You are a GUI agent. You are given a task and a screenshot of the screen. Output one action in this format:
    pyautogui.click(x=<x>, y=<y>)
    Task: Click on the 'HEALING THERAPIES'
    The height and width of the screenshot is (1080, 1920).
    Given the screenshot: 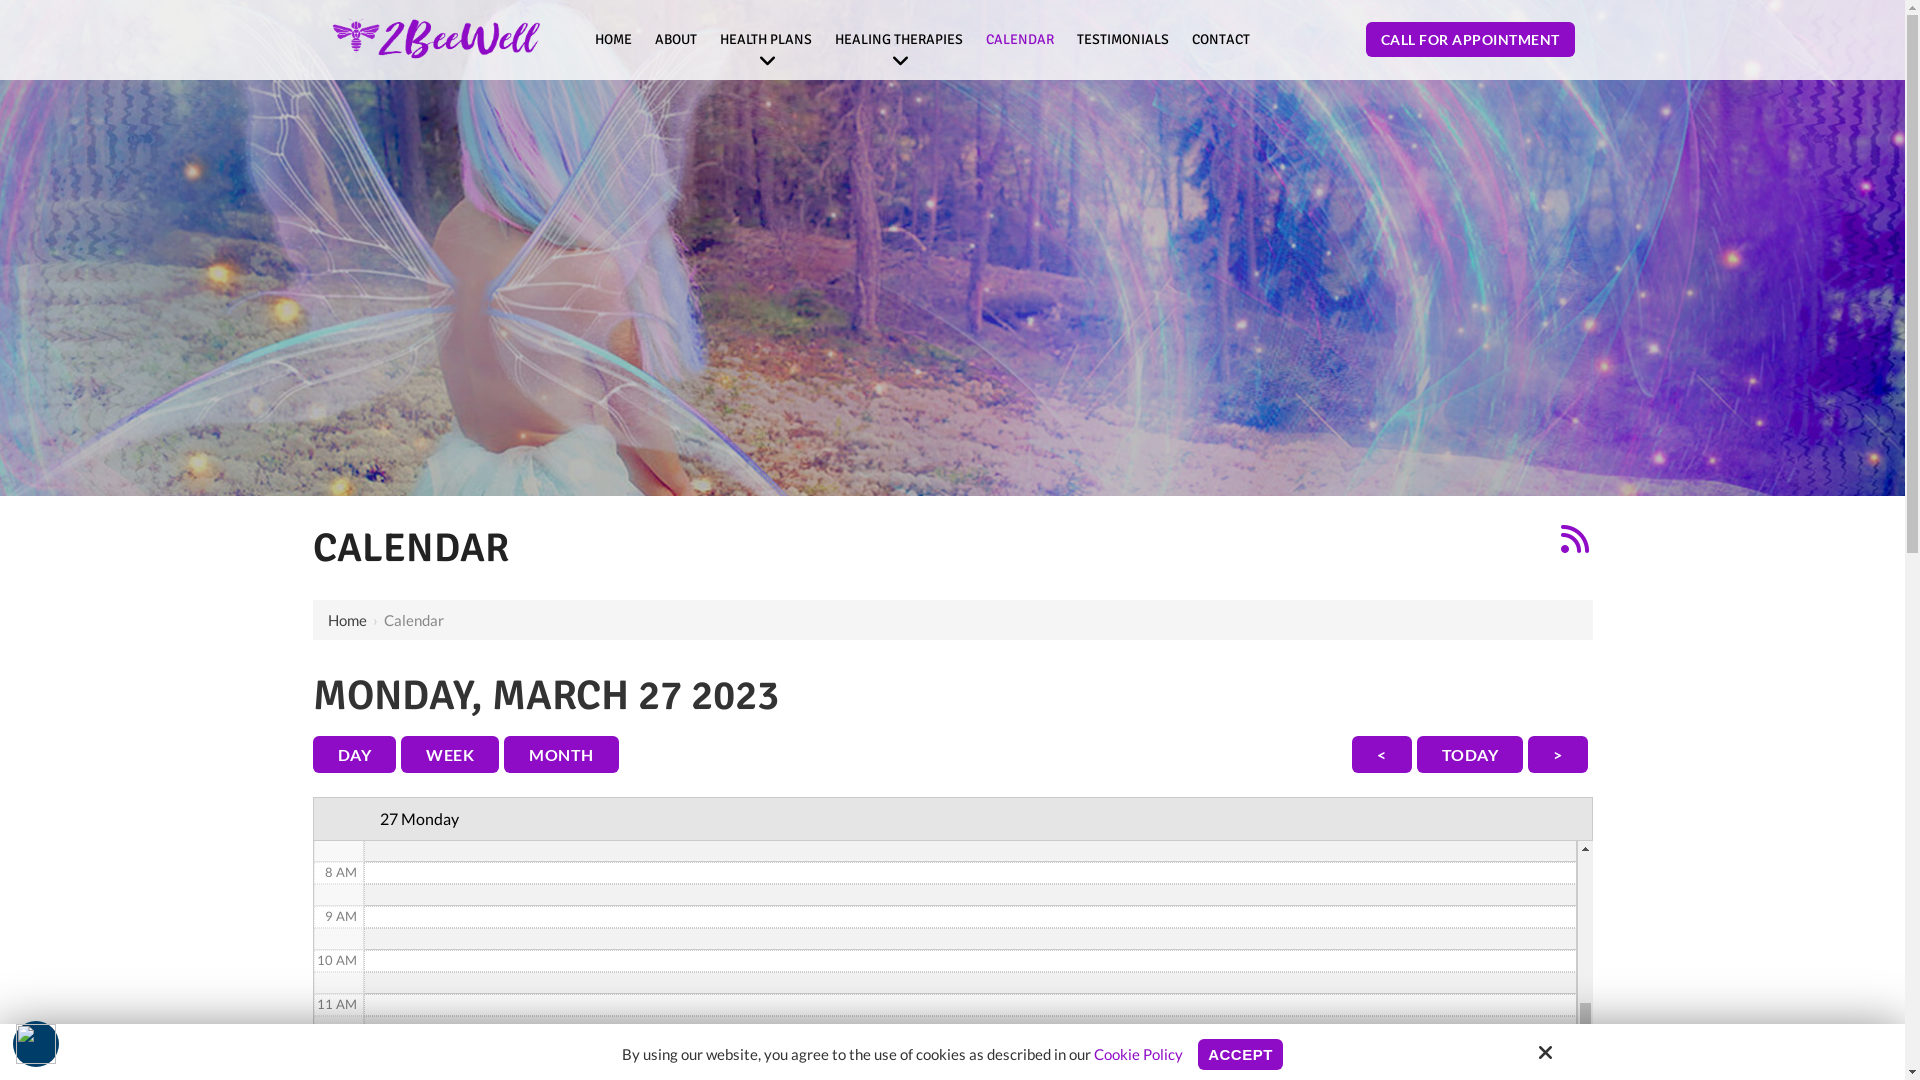 What is the action you would take?
    pyautogui.click(x=897, y=39)
    